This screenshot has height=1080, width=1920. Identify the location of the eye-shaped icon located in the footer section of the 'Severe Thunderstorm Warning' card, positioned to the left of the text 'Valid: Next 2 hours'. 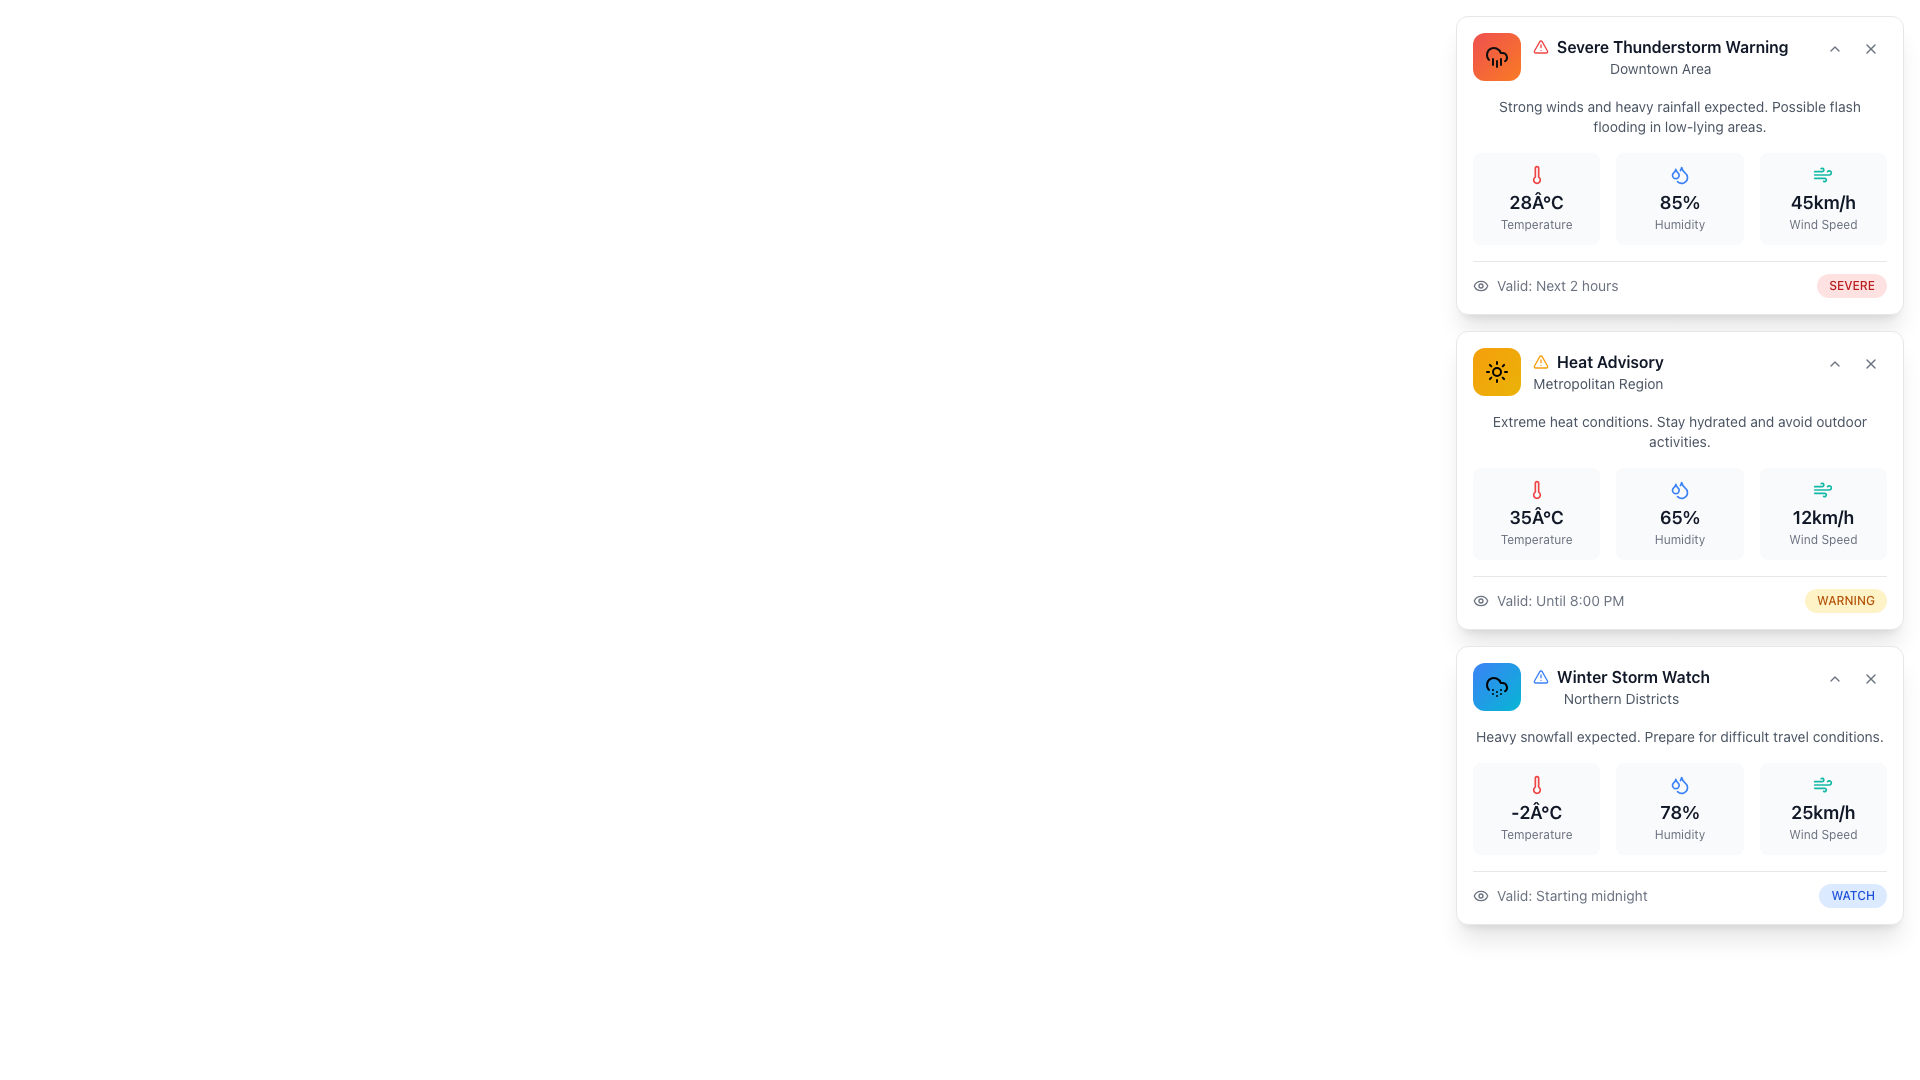
(1481, 285).